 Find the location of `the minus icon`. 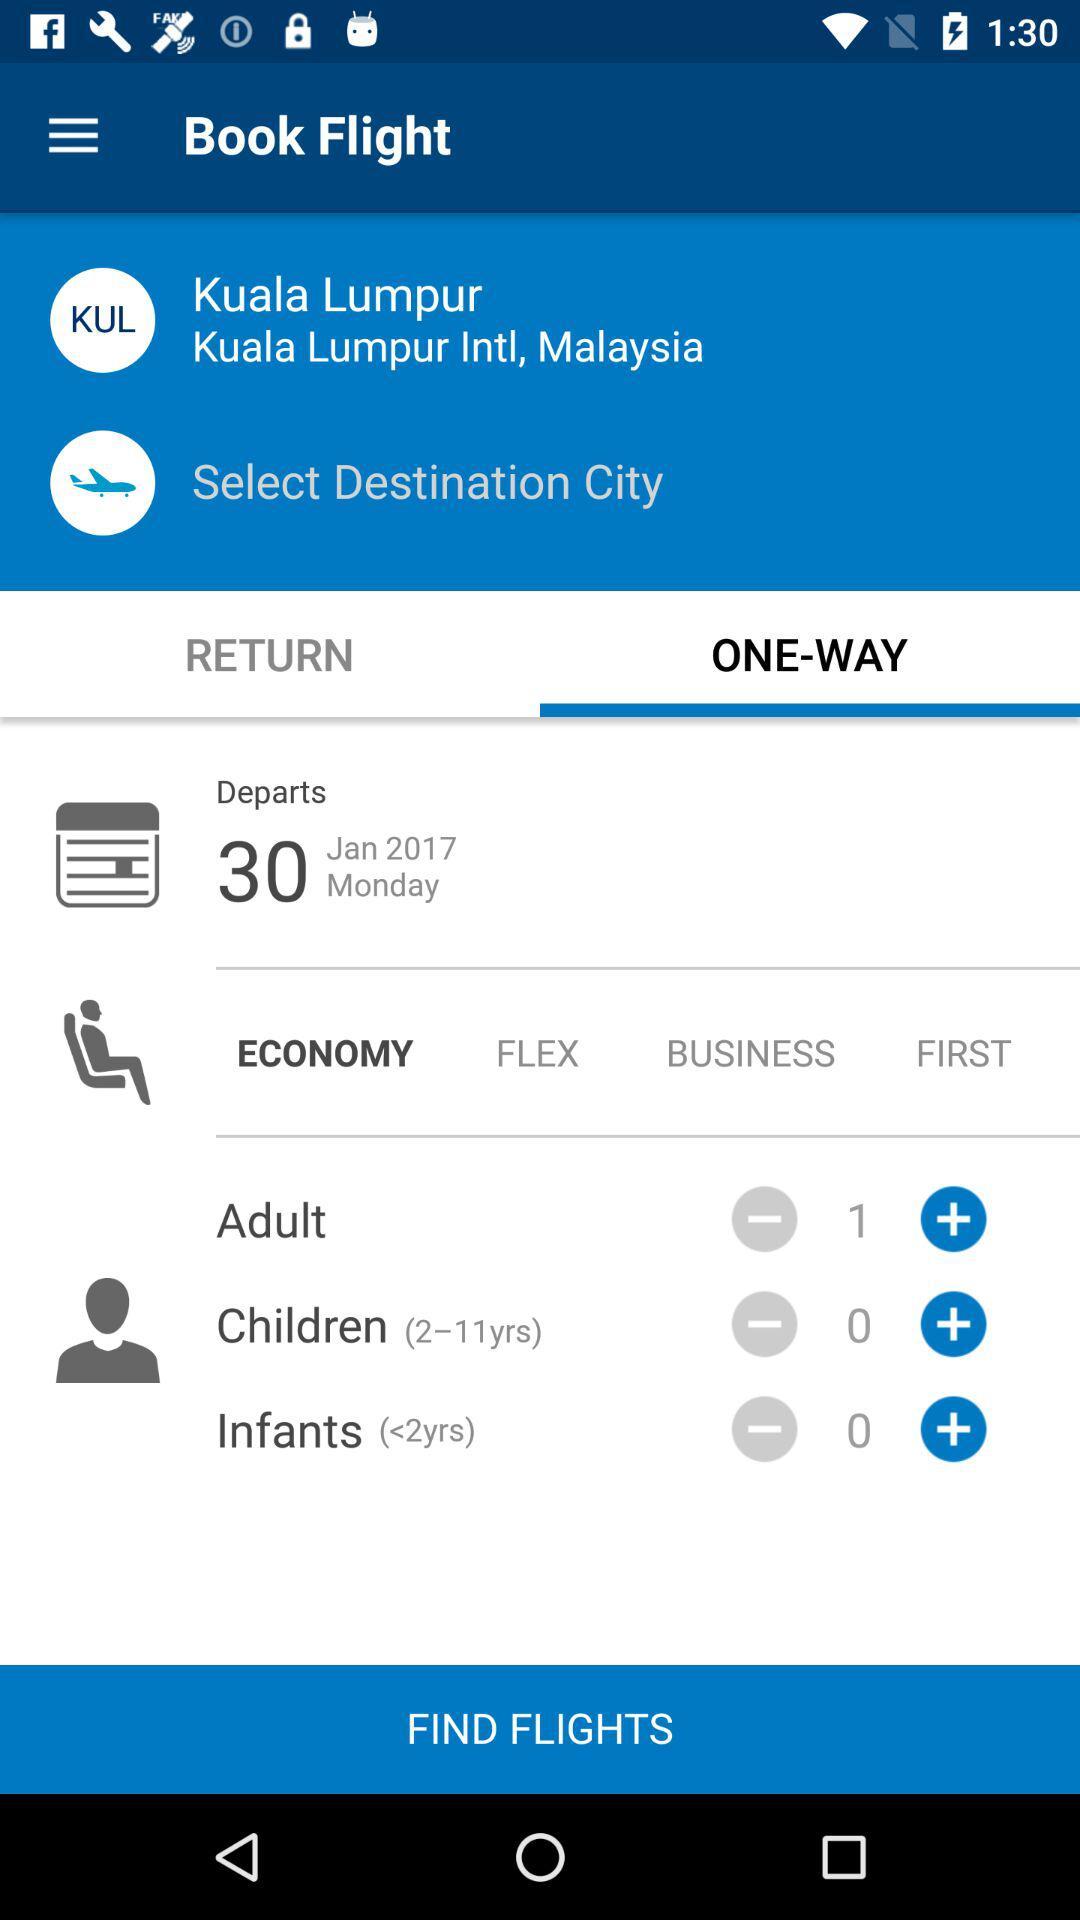

the minus icon is located at coordinates (764, 1324).